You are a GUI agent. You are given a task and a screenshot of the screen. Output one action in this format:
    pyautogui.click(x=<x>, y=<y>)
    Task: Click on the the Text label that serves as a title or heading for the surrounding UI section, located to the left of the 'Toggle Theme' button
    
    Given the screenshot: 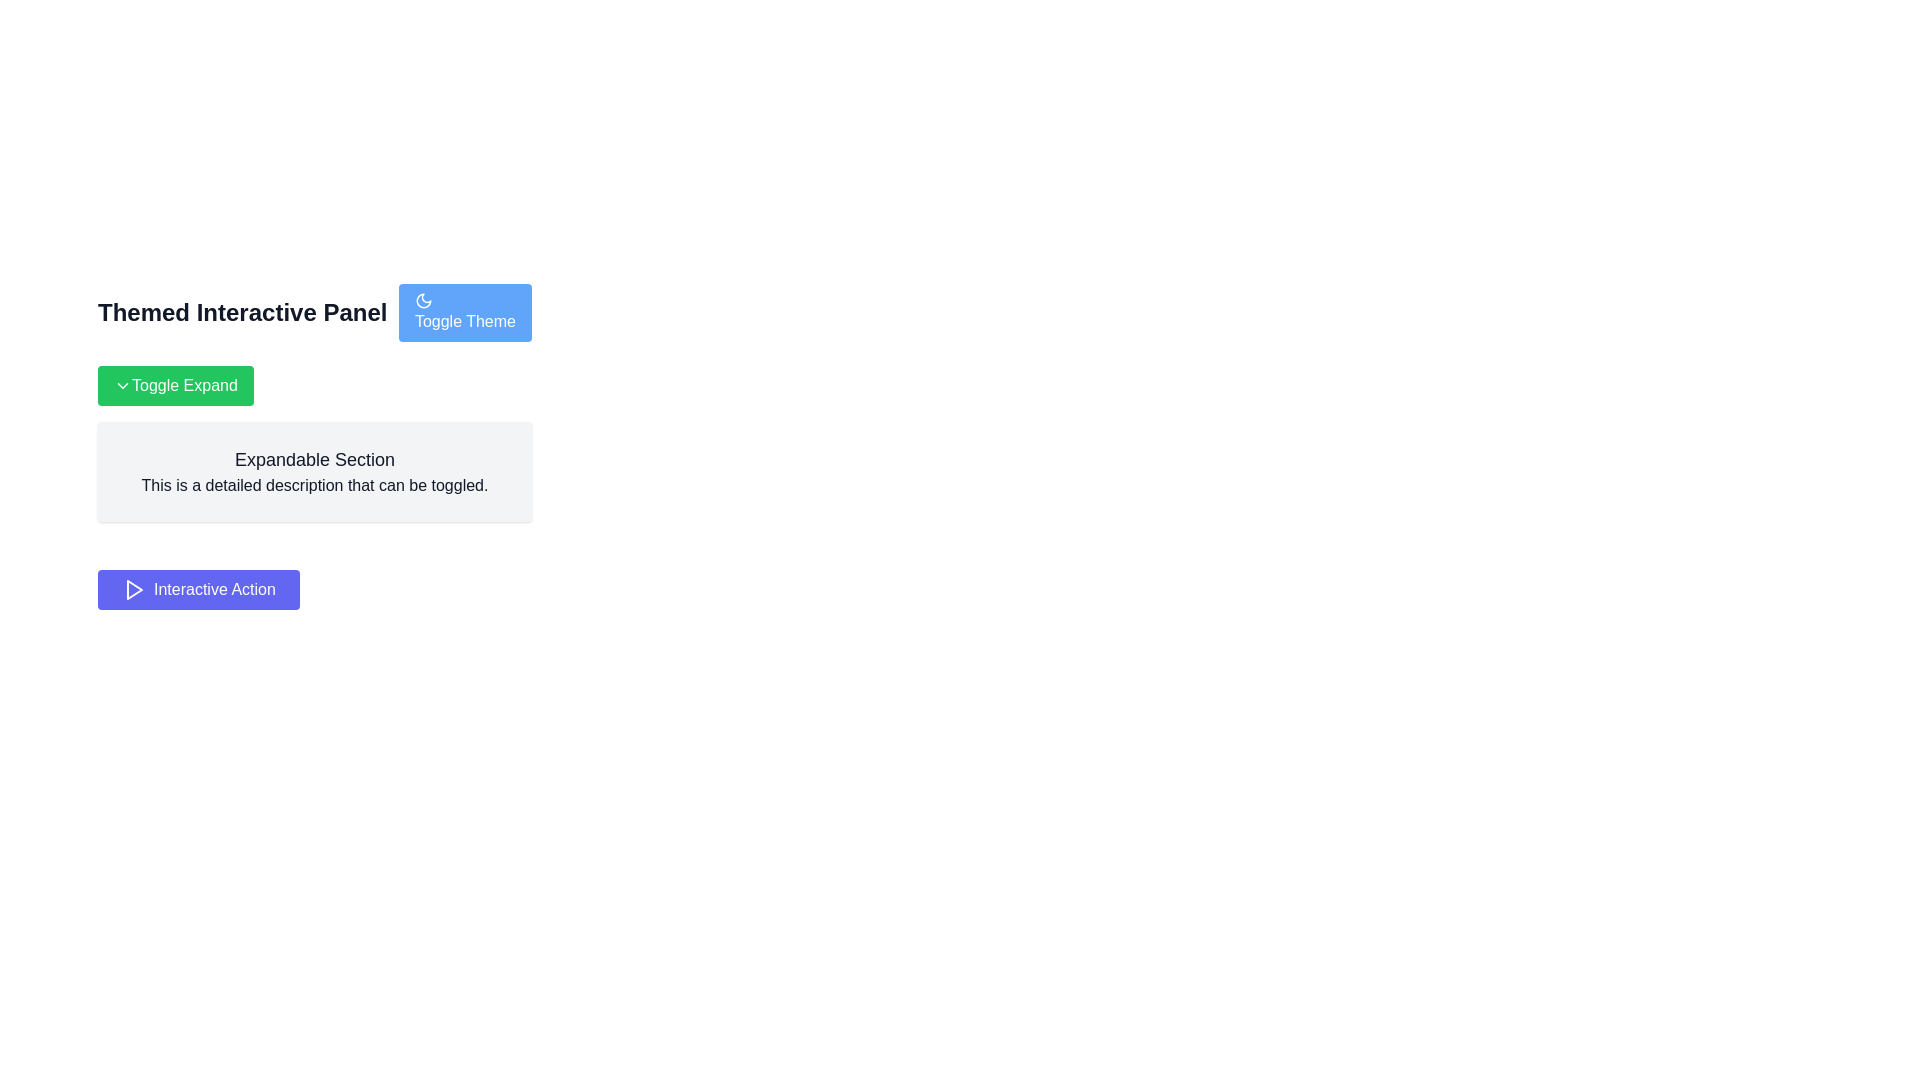 What is the action you would take?
    pyautogui.click(x=241, y=312)
    